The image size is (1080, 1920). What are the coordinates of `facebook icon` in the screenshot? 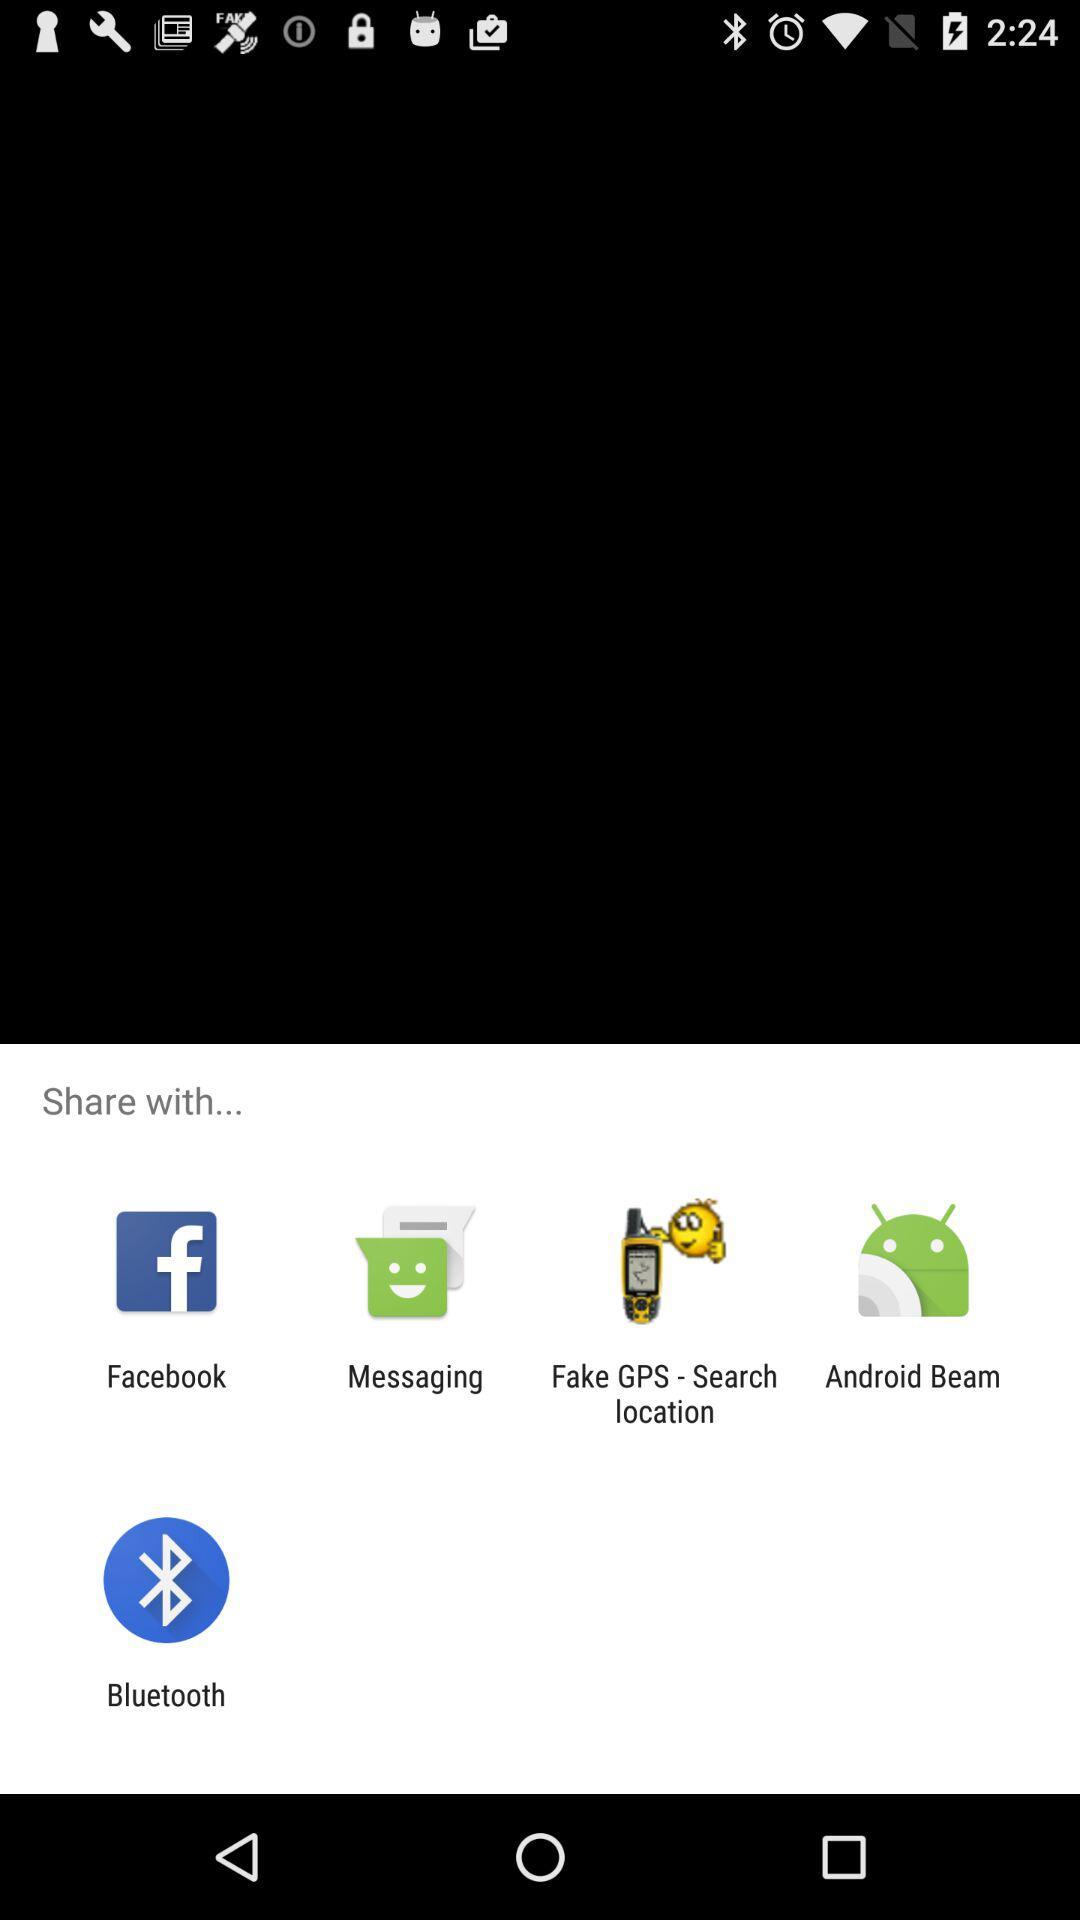 It's located at (165, 1392).